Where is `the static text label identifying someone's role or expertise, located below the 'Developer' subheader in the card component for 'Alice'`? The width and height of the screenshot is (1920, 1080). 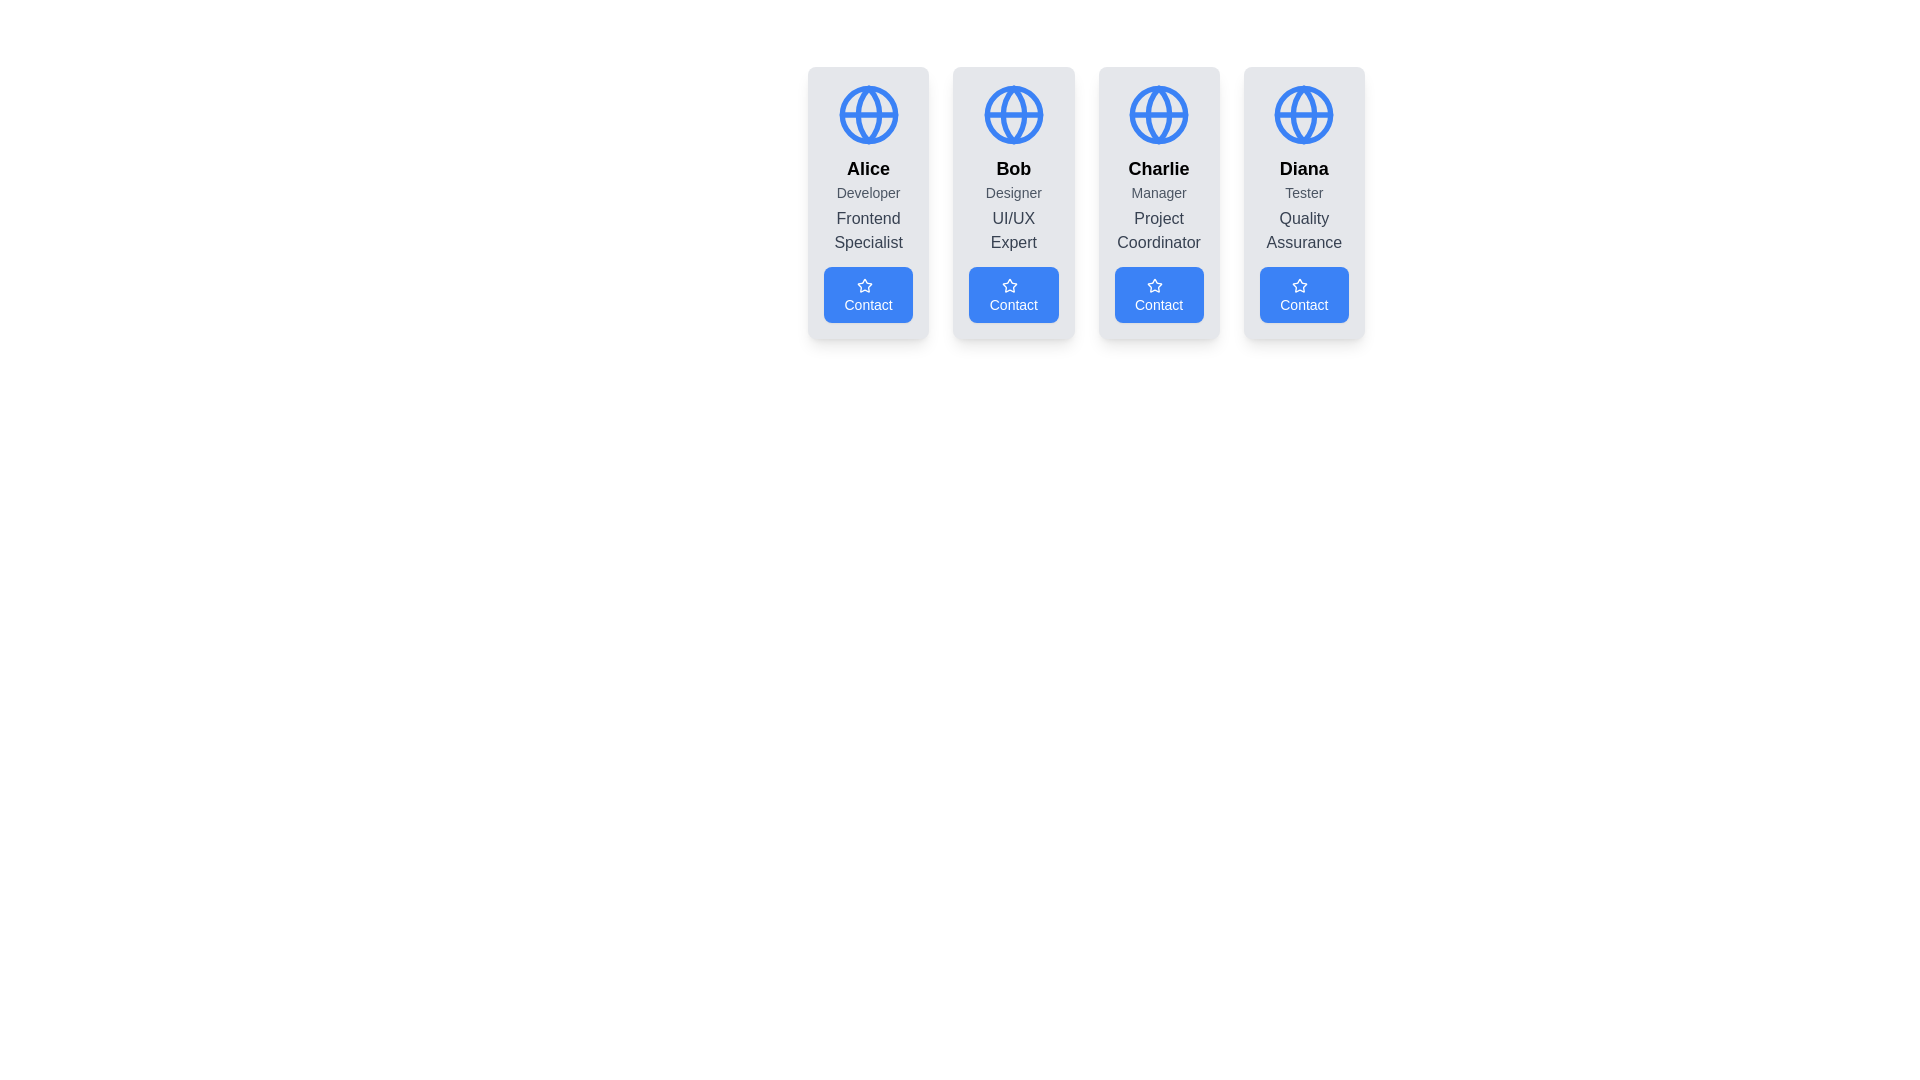 the static text label identifying someone's role or expertise, located below the 'Developer' subheader in the card component for 'Alice' is located at coordinates (868, 230).